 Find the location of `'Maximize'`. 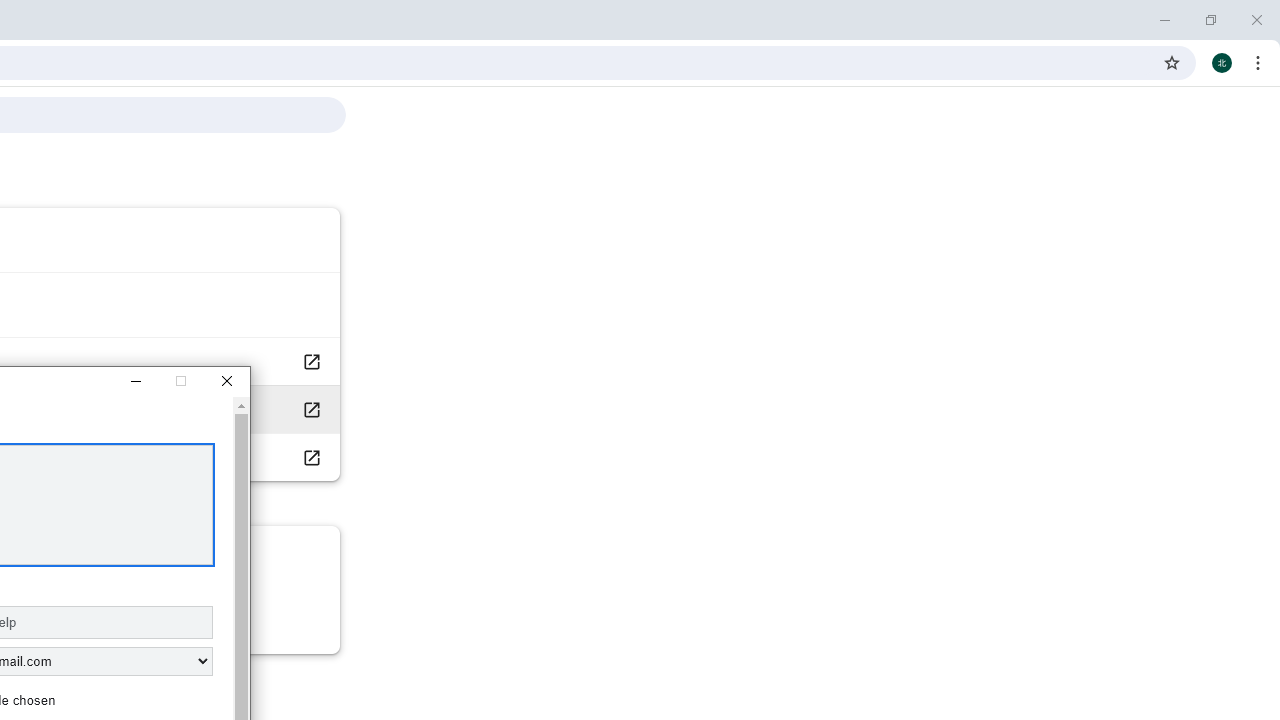

'Maximize' is located at coordinates (180, 381).